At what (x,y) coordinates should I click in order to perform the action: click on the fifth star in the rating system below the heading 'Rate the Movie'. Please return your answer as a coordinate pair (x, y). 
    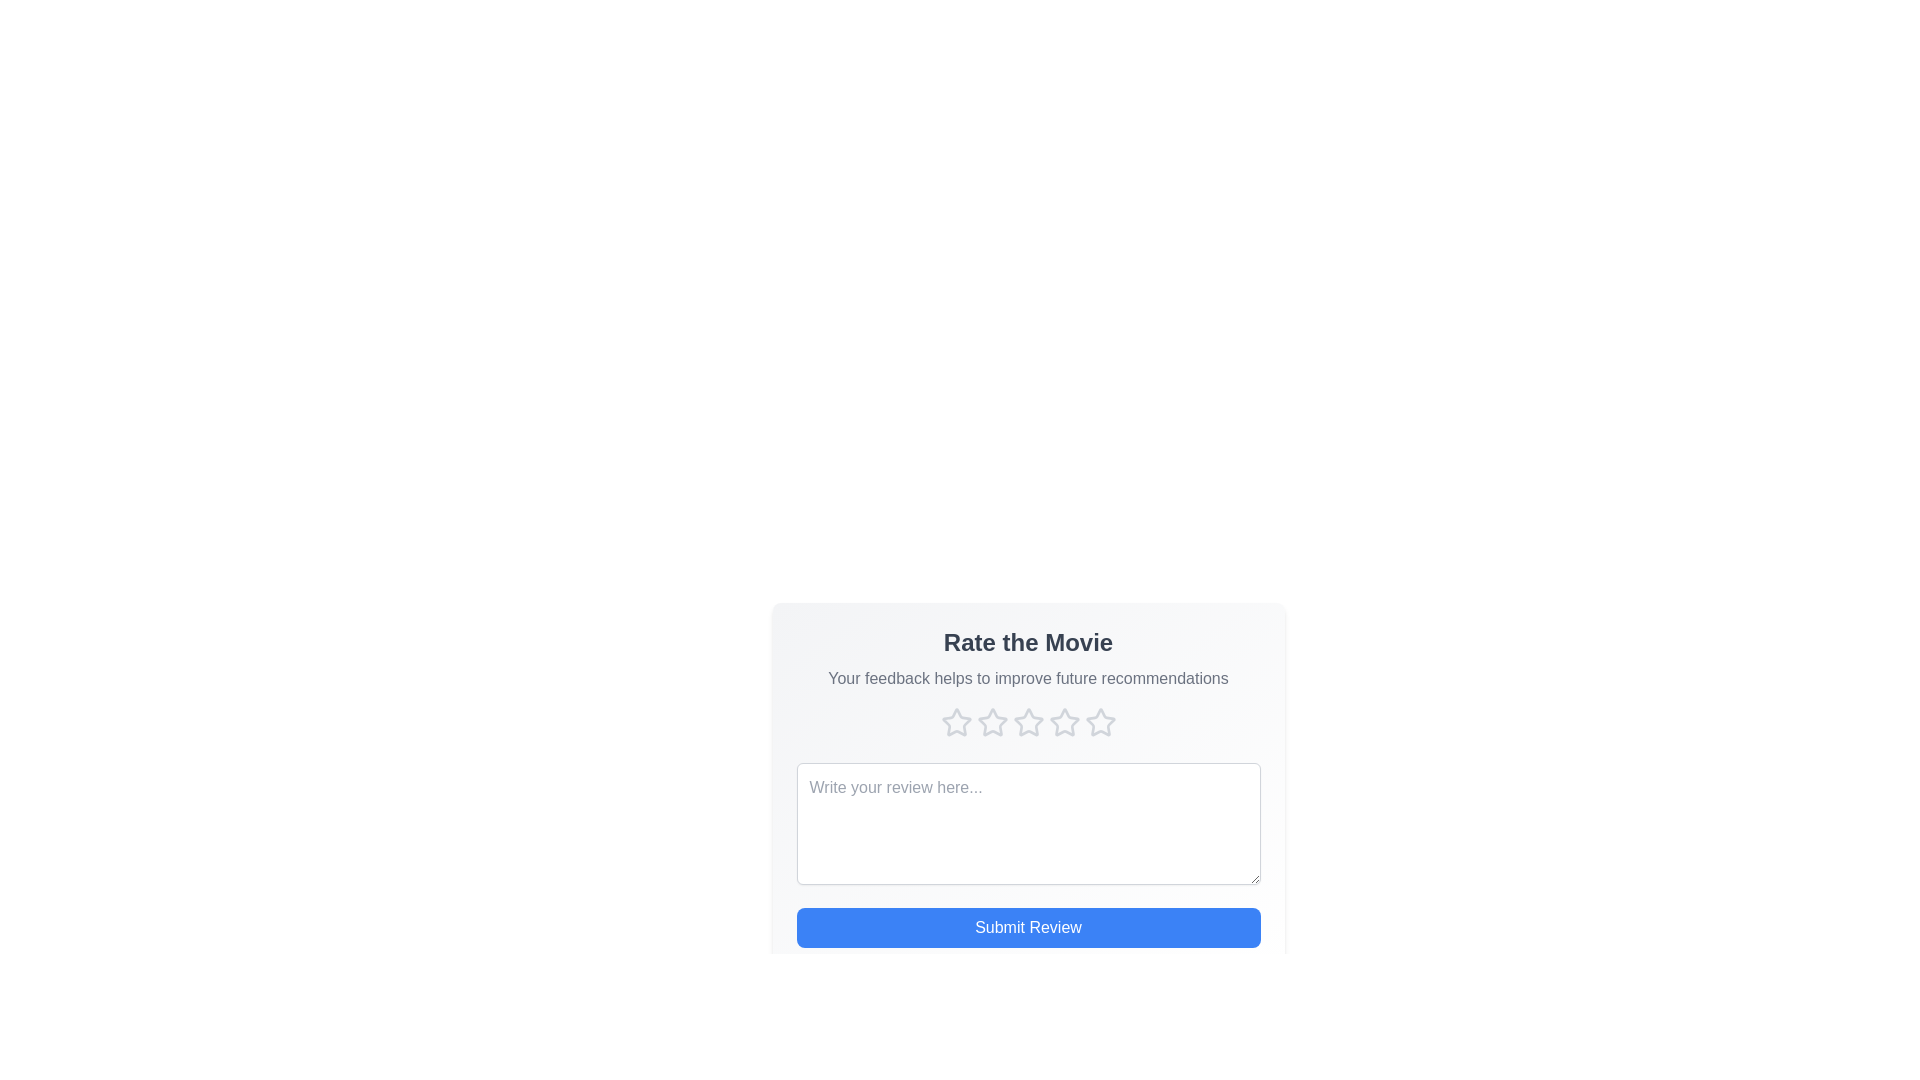
    Looking at the image, I should click on (1099, 722).